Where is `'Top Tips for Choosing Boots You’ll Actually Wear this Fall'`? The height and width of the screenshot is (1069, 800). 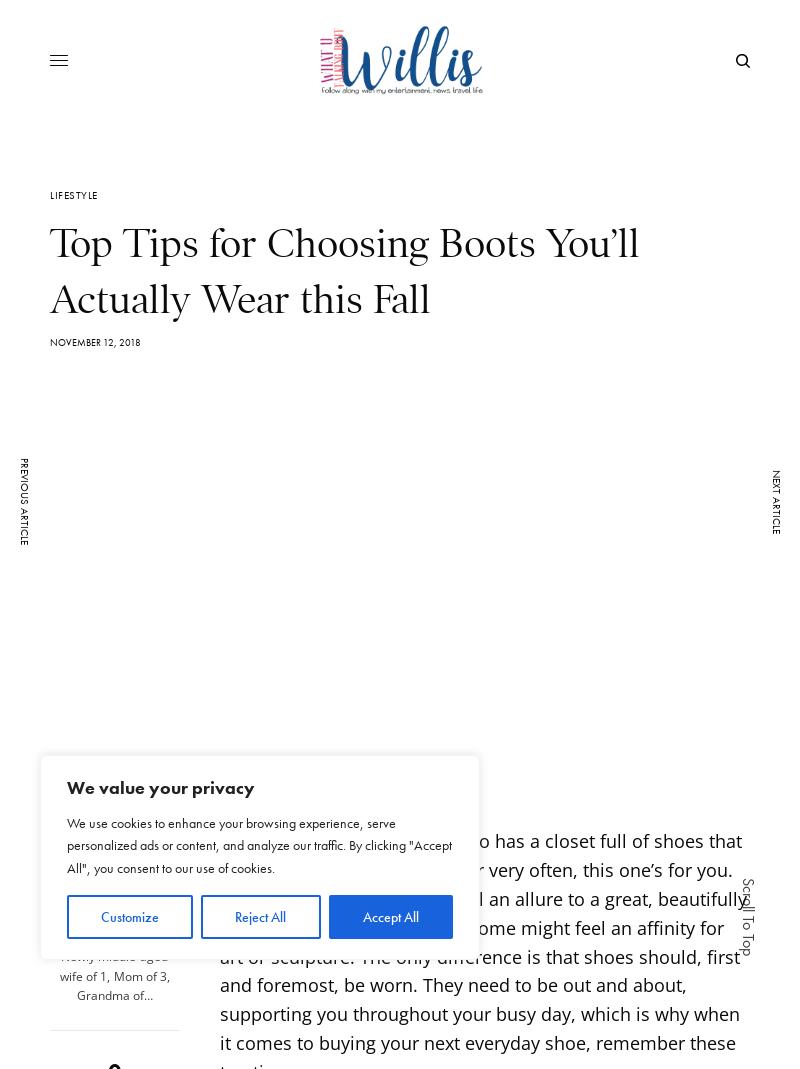 'Top Tips for Choosing Boots You’ll Actually Wear this Fall' is located at coordinates (345, 270).